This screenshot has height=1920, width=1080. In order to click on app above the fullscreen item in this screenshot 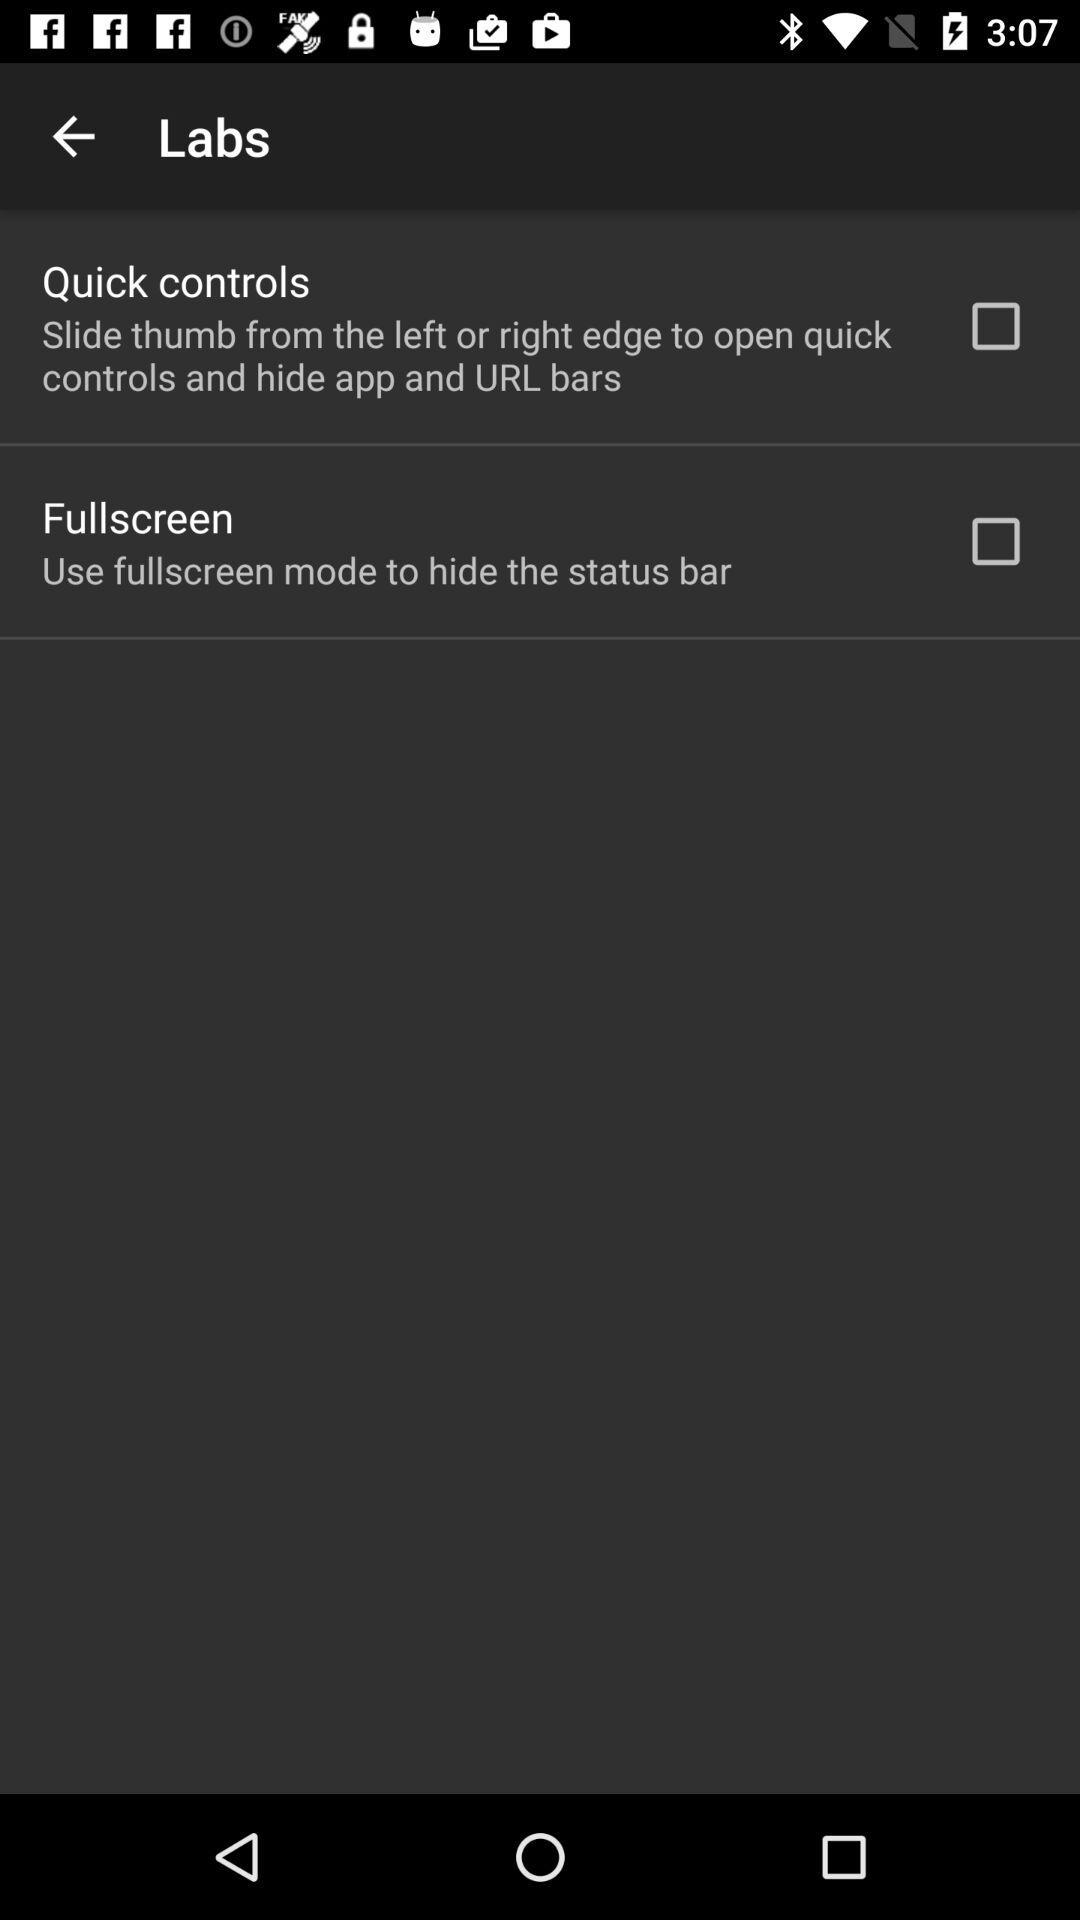, I will do `click(477, 355)`.